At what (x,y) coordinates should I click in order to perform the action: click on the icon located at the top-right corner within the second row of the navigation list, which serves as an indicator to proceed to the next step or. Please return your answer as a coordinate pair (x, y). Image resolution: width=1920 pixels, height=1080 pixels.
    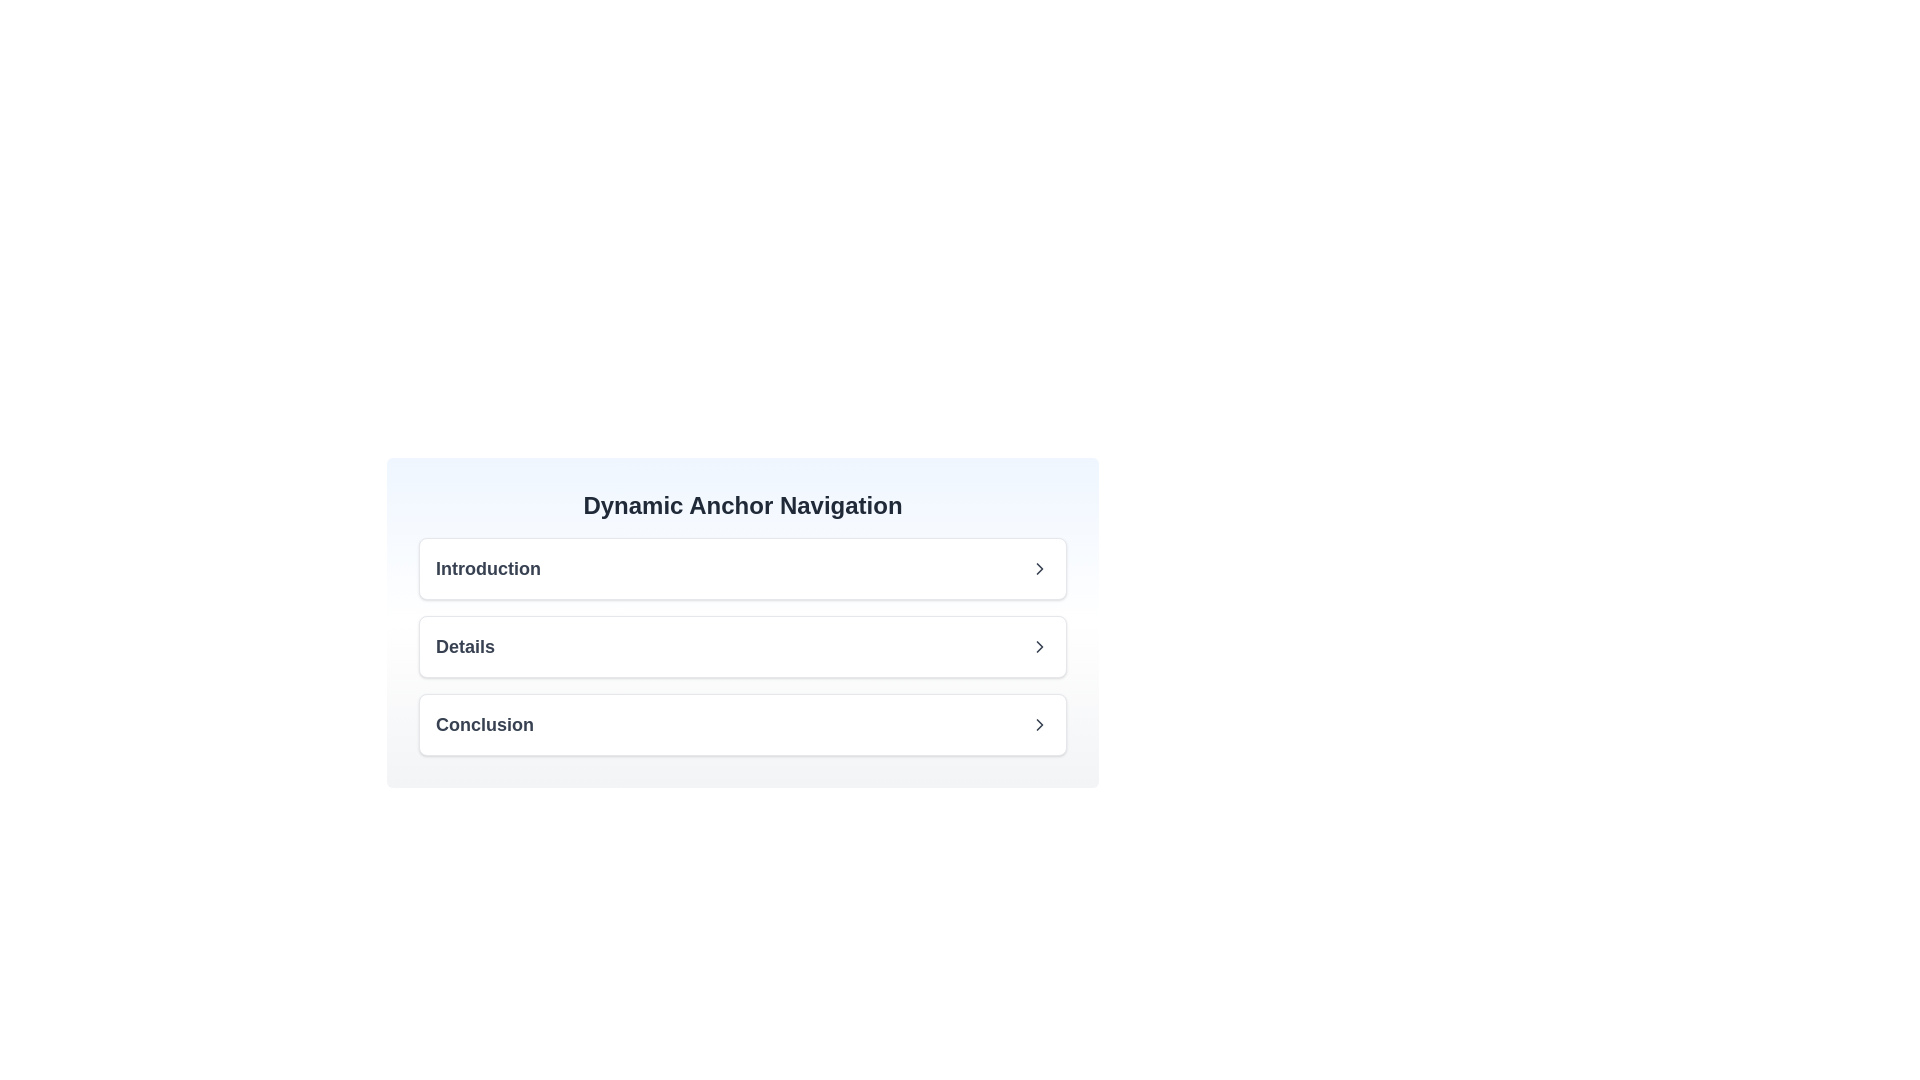
    Looking at the image, I should click on (1040, 647).